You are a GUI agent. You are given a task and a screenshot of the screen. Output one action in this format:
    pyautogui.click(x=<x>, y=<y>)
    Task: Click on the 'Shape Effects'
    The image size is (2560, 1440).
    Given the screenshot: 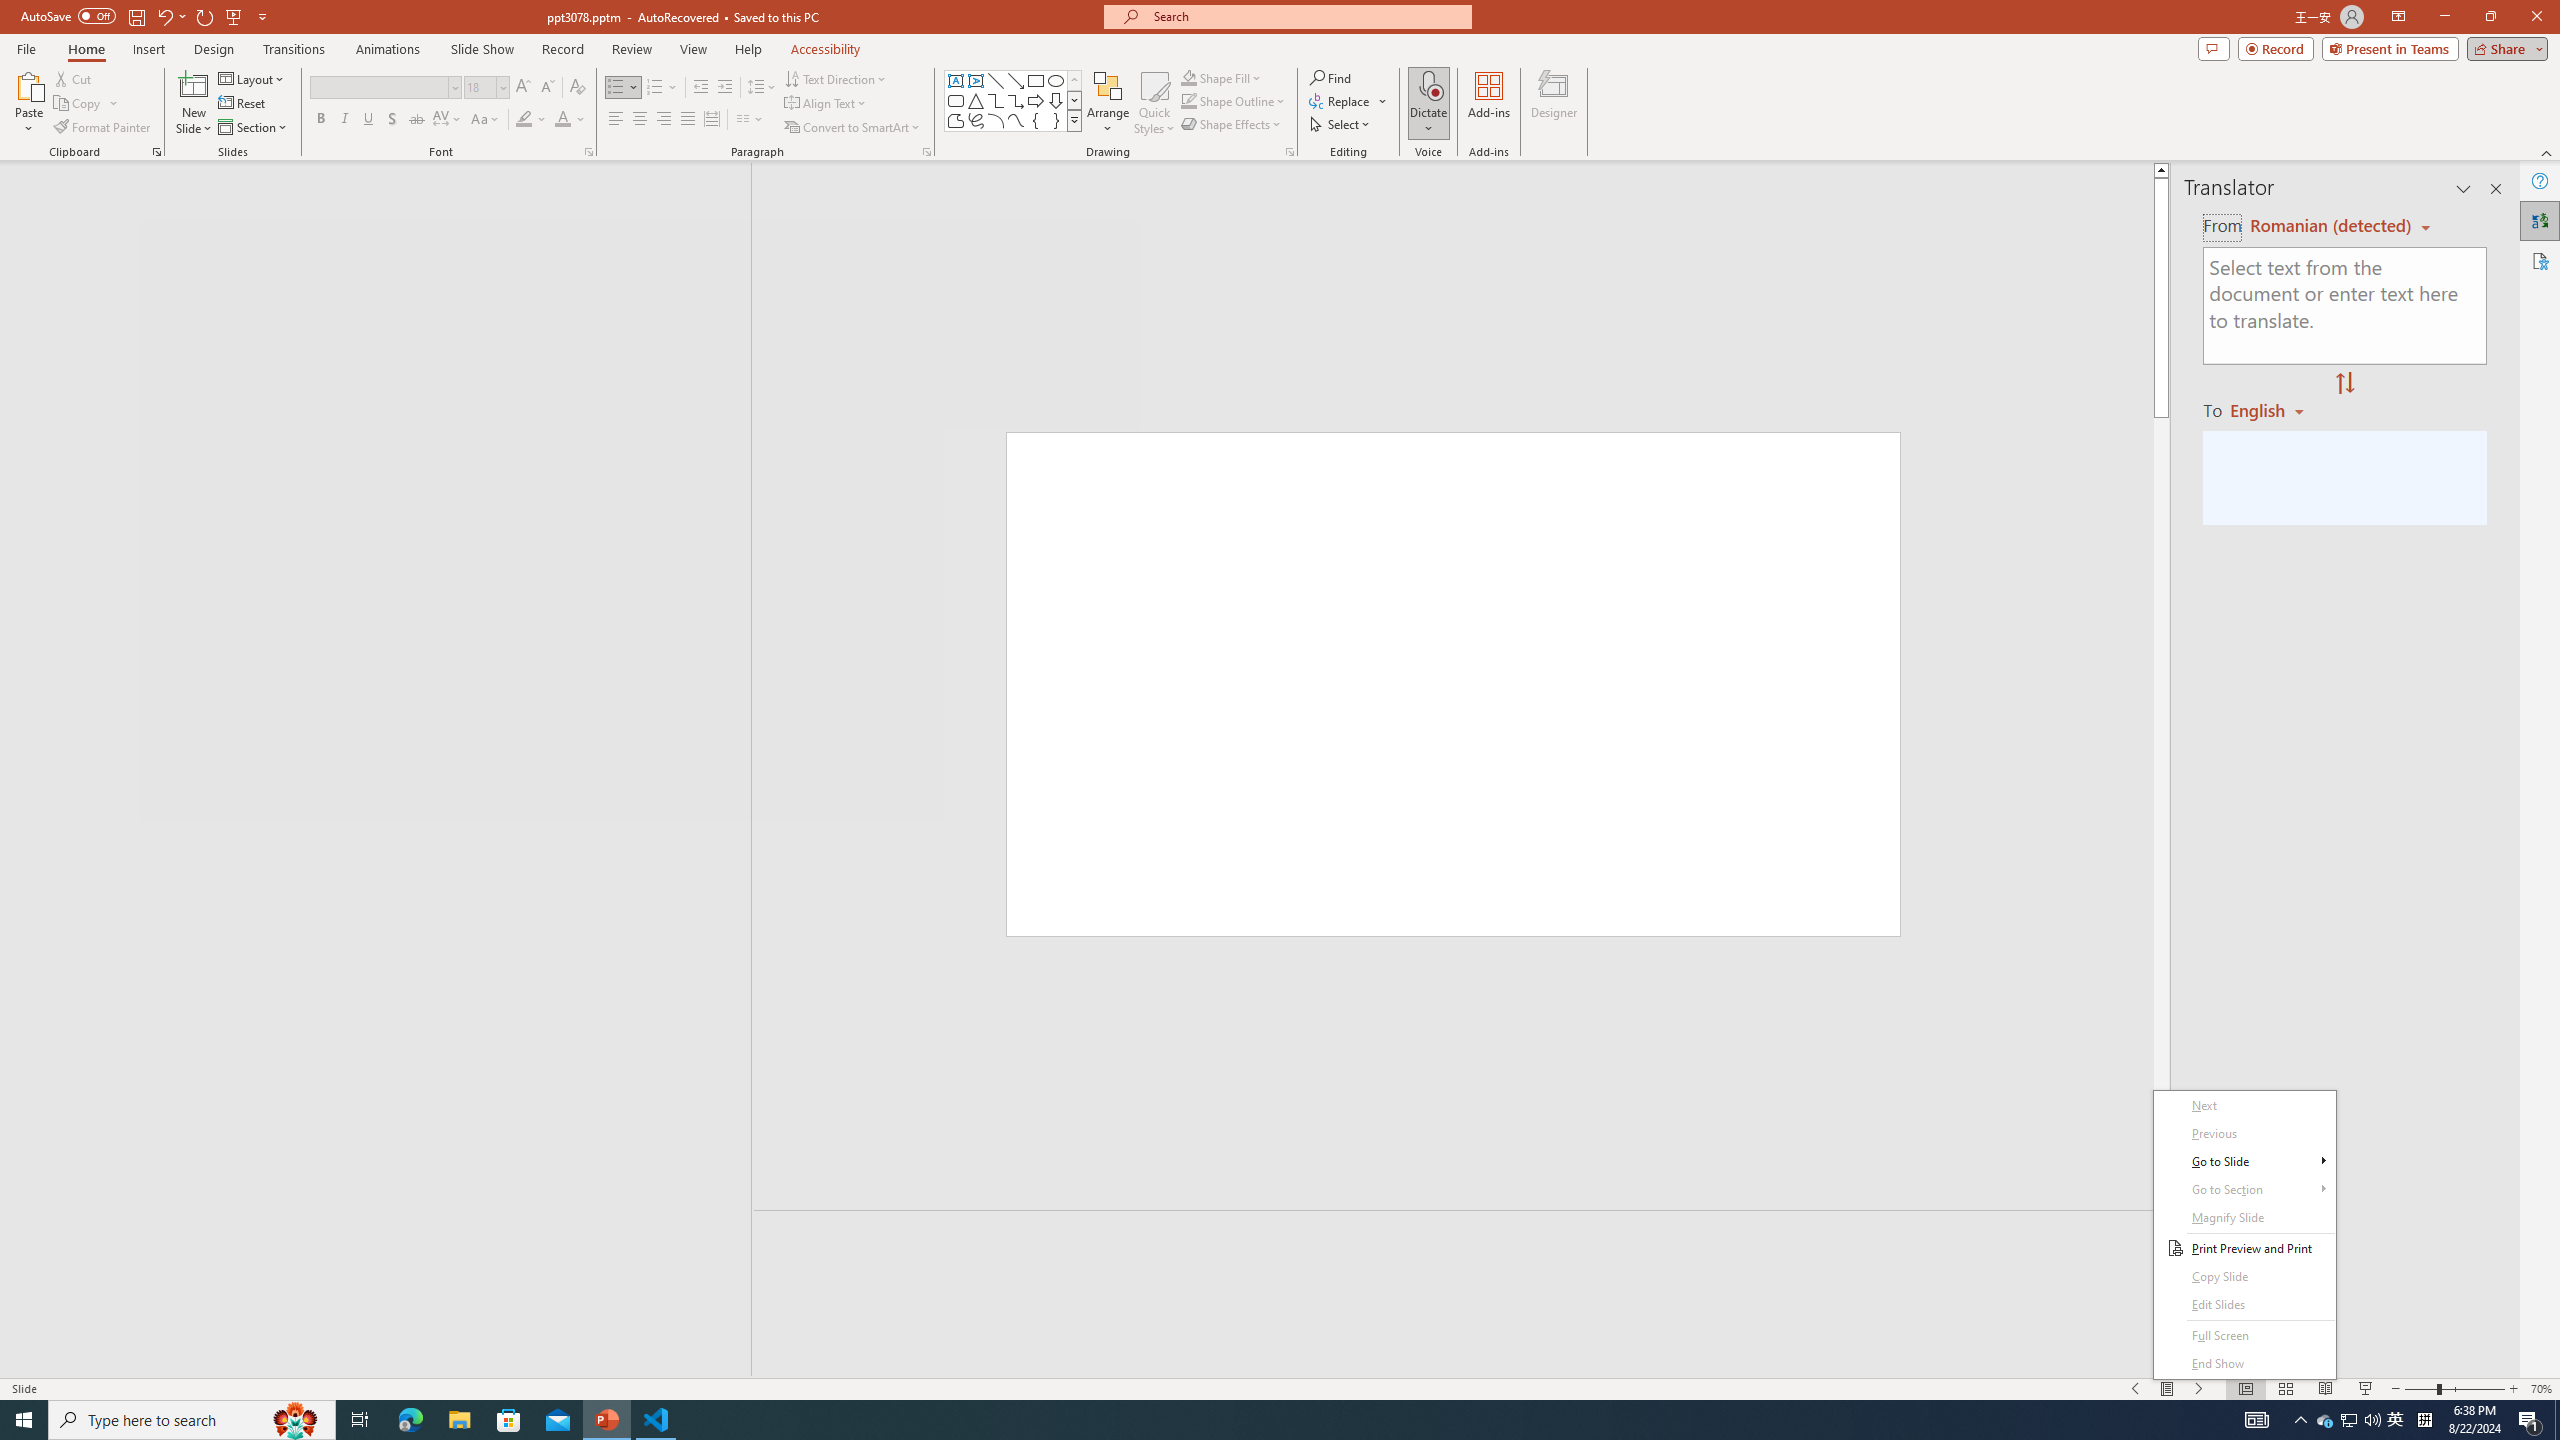 What is the action you would take?
    pyautogui.click(x=1231, y=122)
    